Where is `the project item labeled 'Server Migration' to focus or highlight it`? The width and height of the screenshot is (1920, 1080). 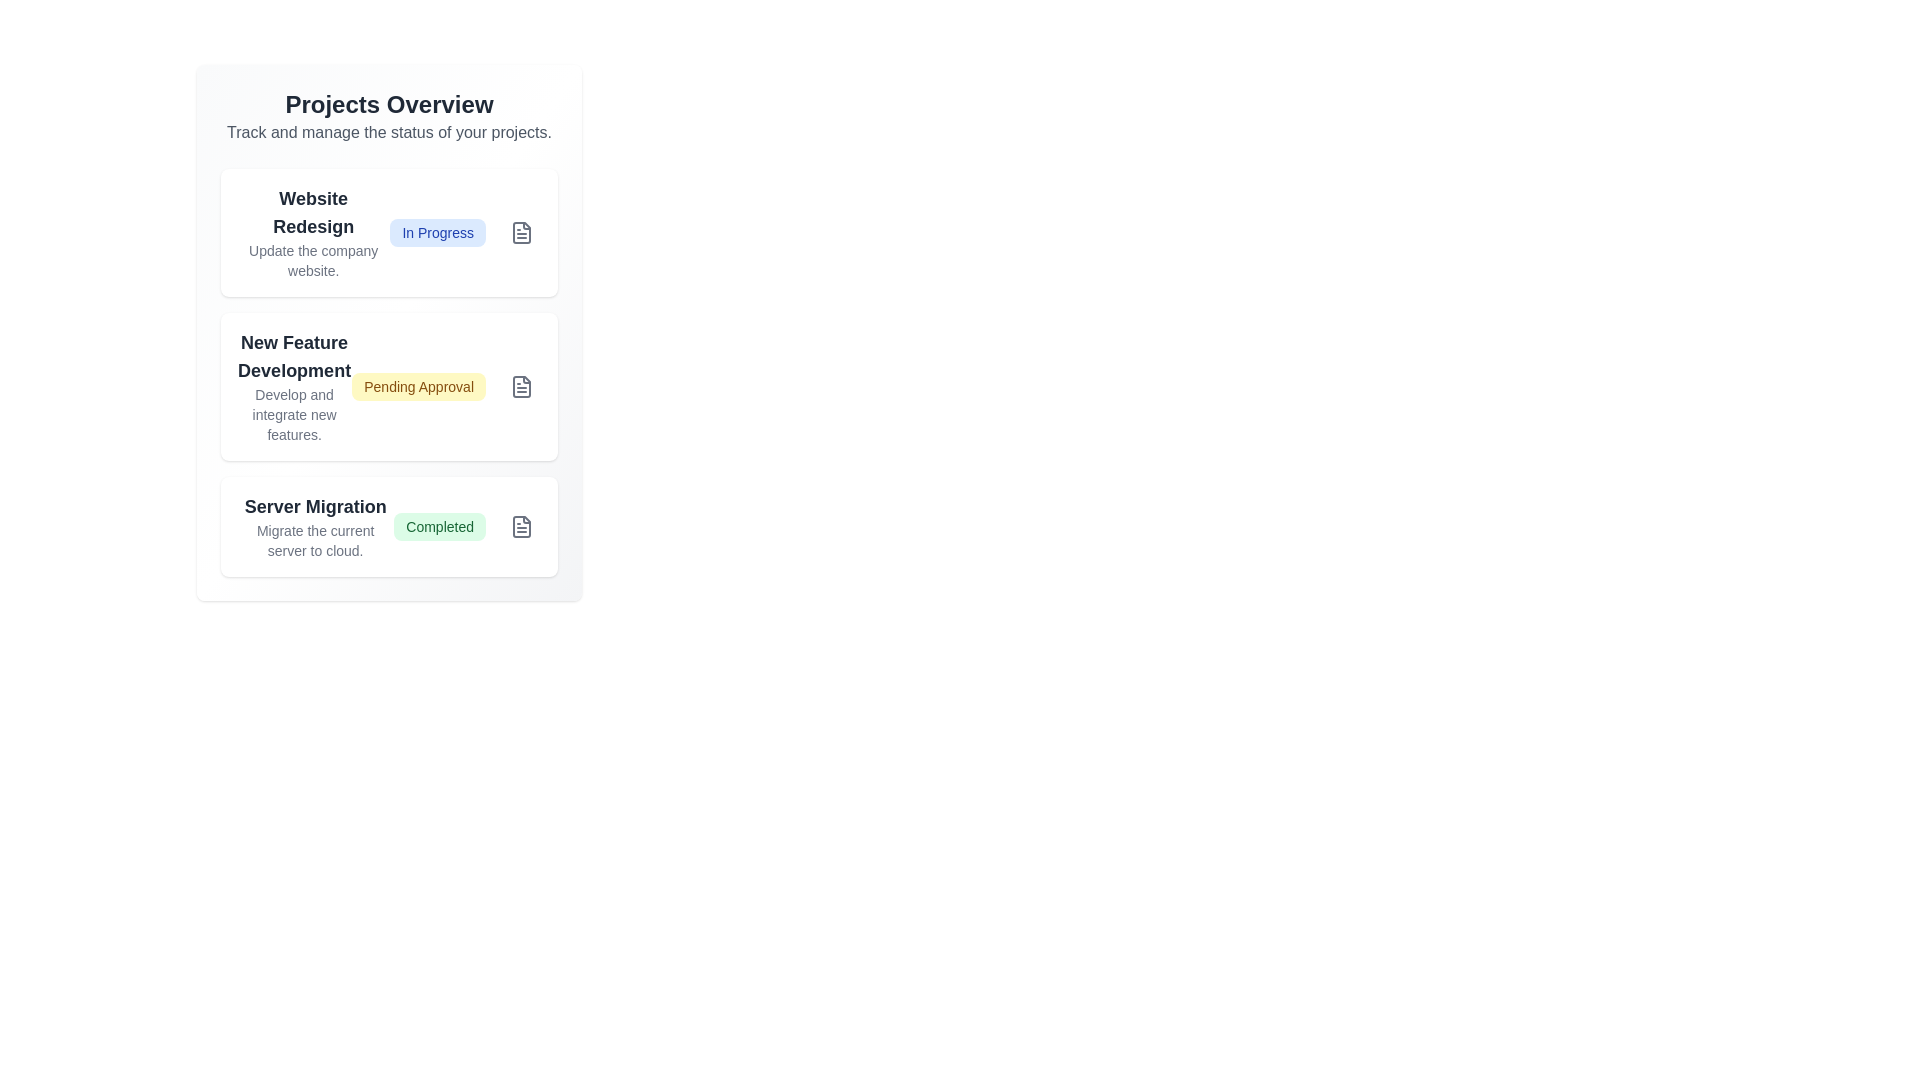 the project item labeled 'Server Migration' to focus or highlight it is located at coordinates (389, 526).